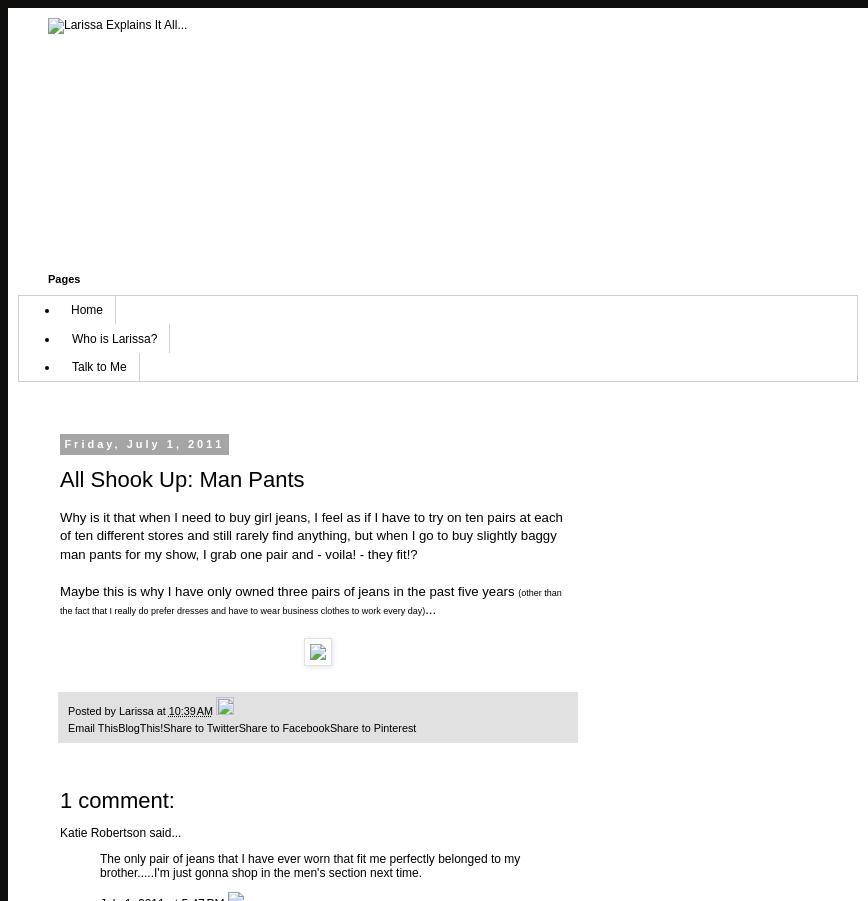  What do you see at coordinates (309, 866) in the screenshot?
I see `'The only pair of jeans that I have ever worn that fit me perfectly belonged to my brother.....I'm just gonna shop in the men's section next time.'` at bounding box center [309, 866].